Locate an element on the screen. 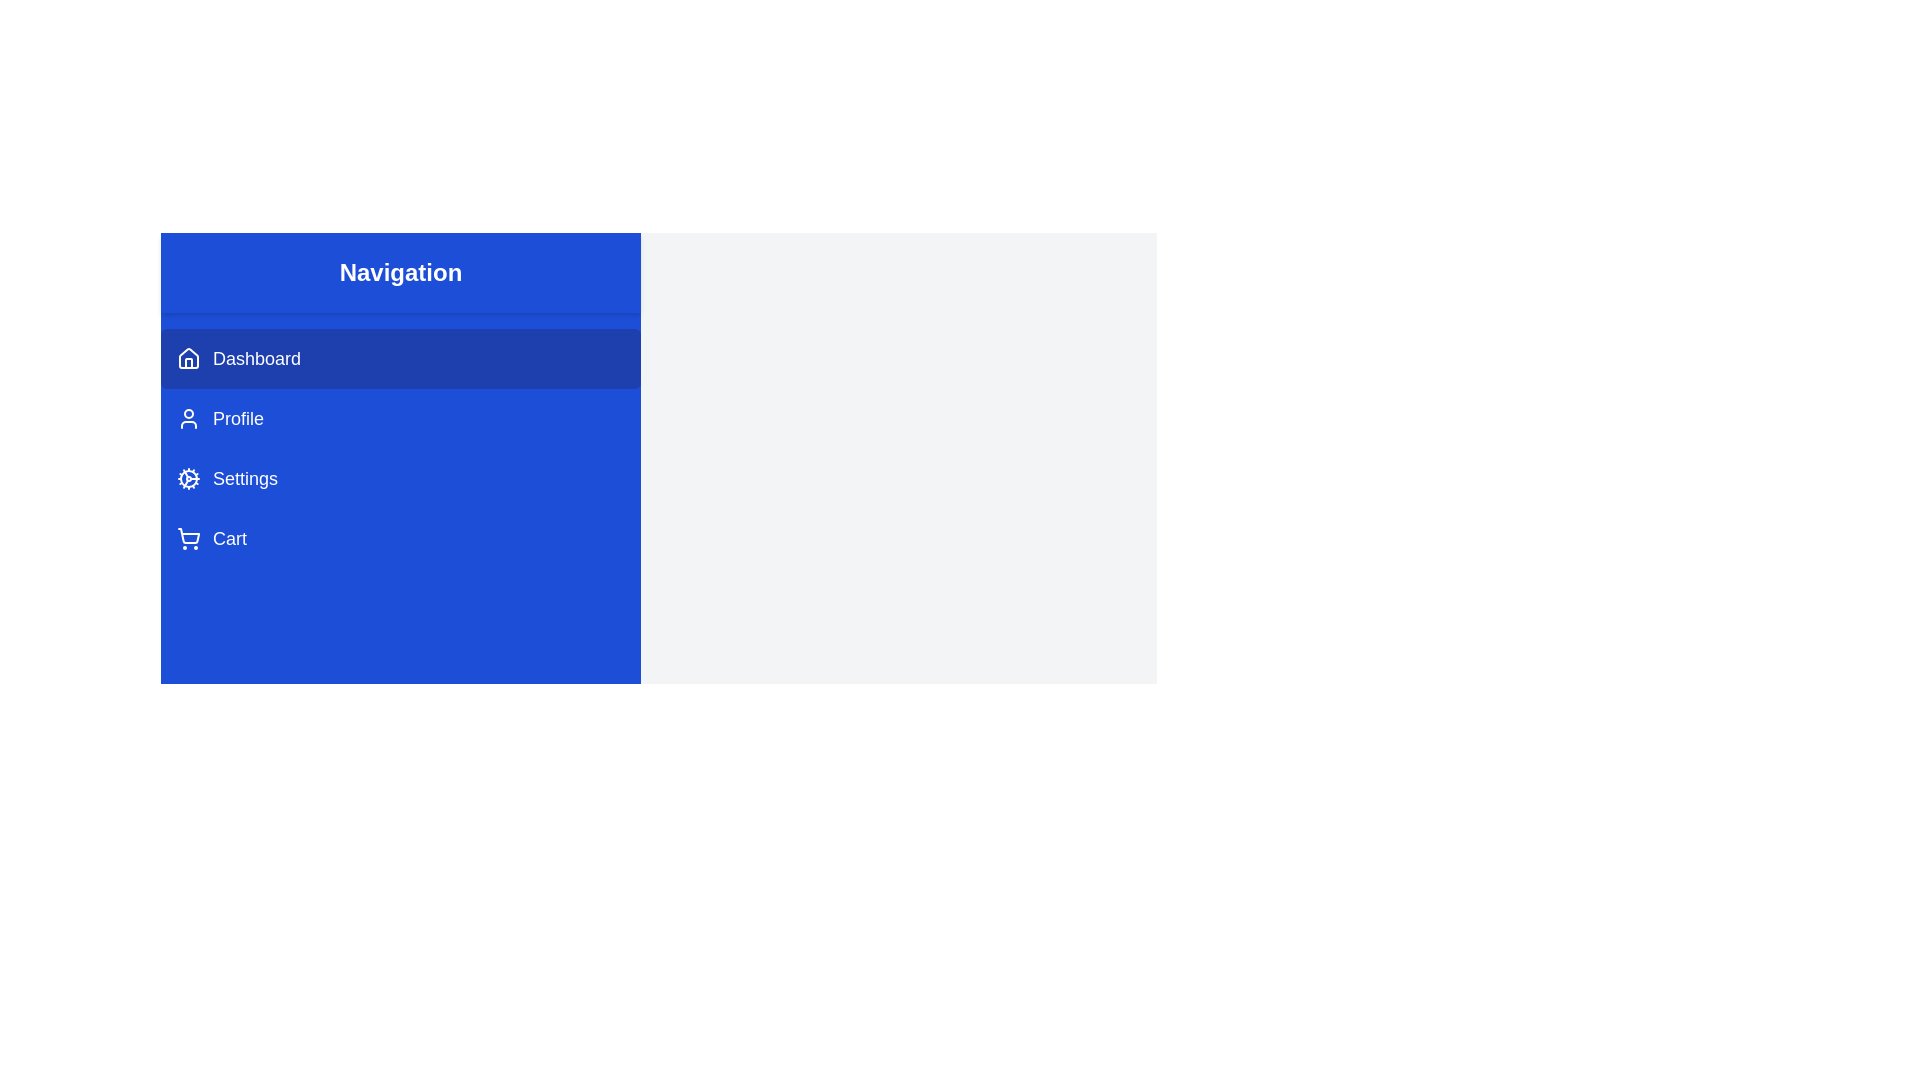 This screenshot has height=1080, width=1920. the user icon that represents the 'Profile' menu item, which is an outlined circular head and trapezoidal body located to the left of the text label 'Profile' is located at coordinates (188, 418).